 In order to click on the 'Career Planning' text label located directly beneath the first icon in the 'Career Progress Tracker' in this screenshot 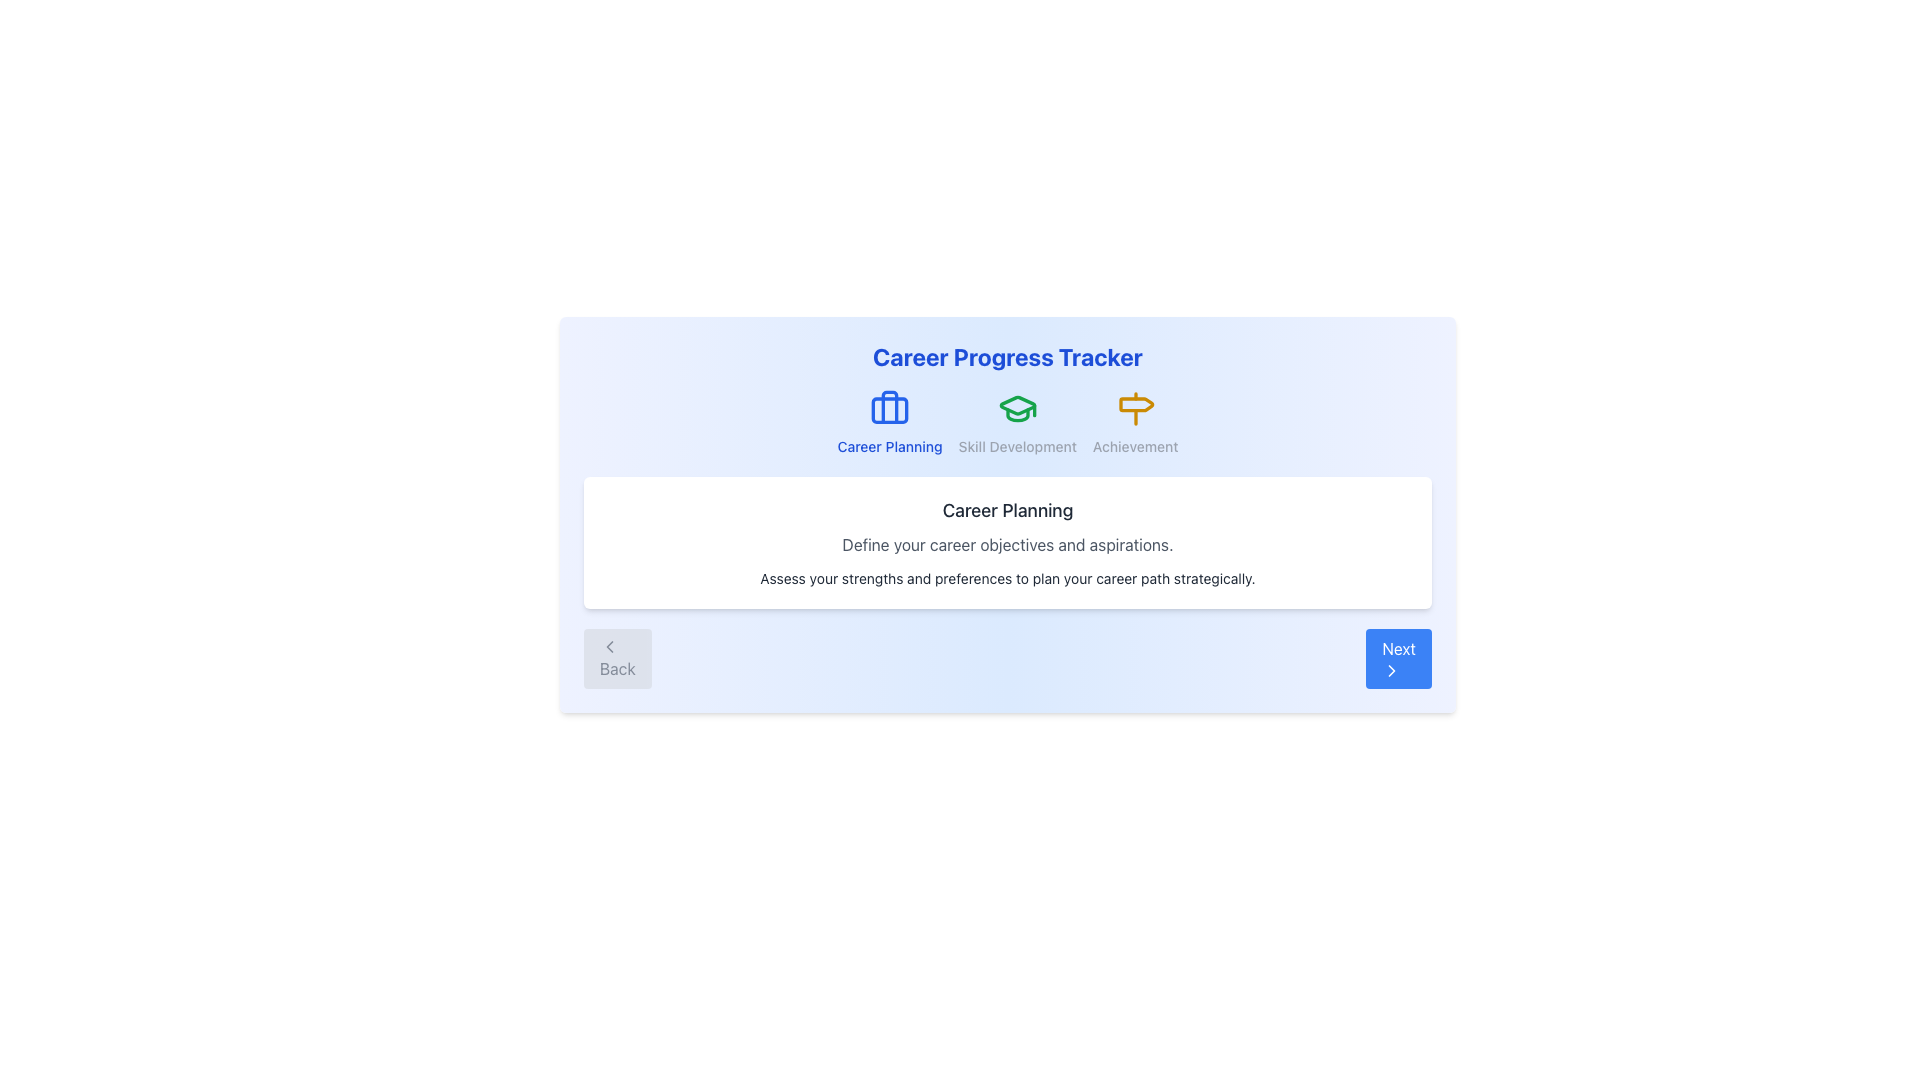, I will do `click(888, 446)`.